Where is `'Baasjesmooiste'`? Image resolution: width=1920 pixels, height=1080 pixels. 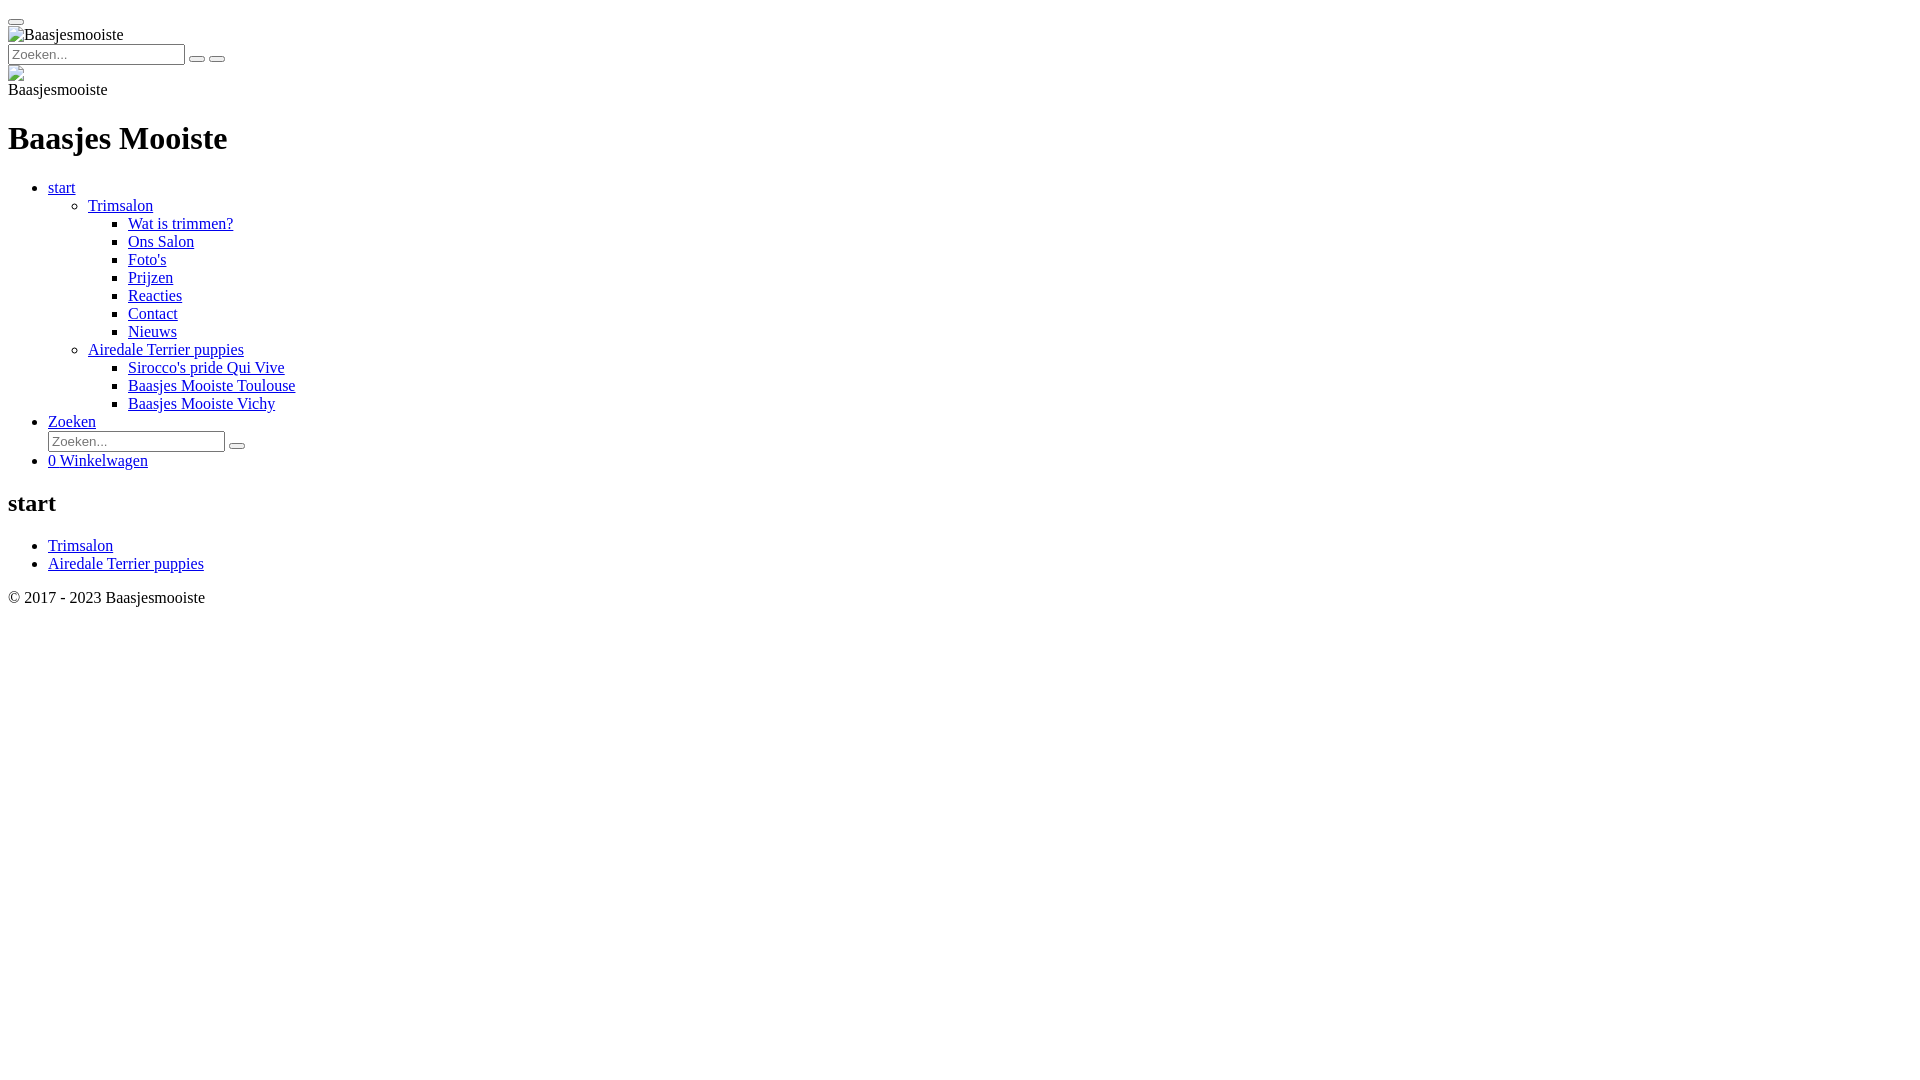 'Baasjesmooiste' is located at coordinates (66, 34).